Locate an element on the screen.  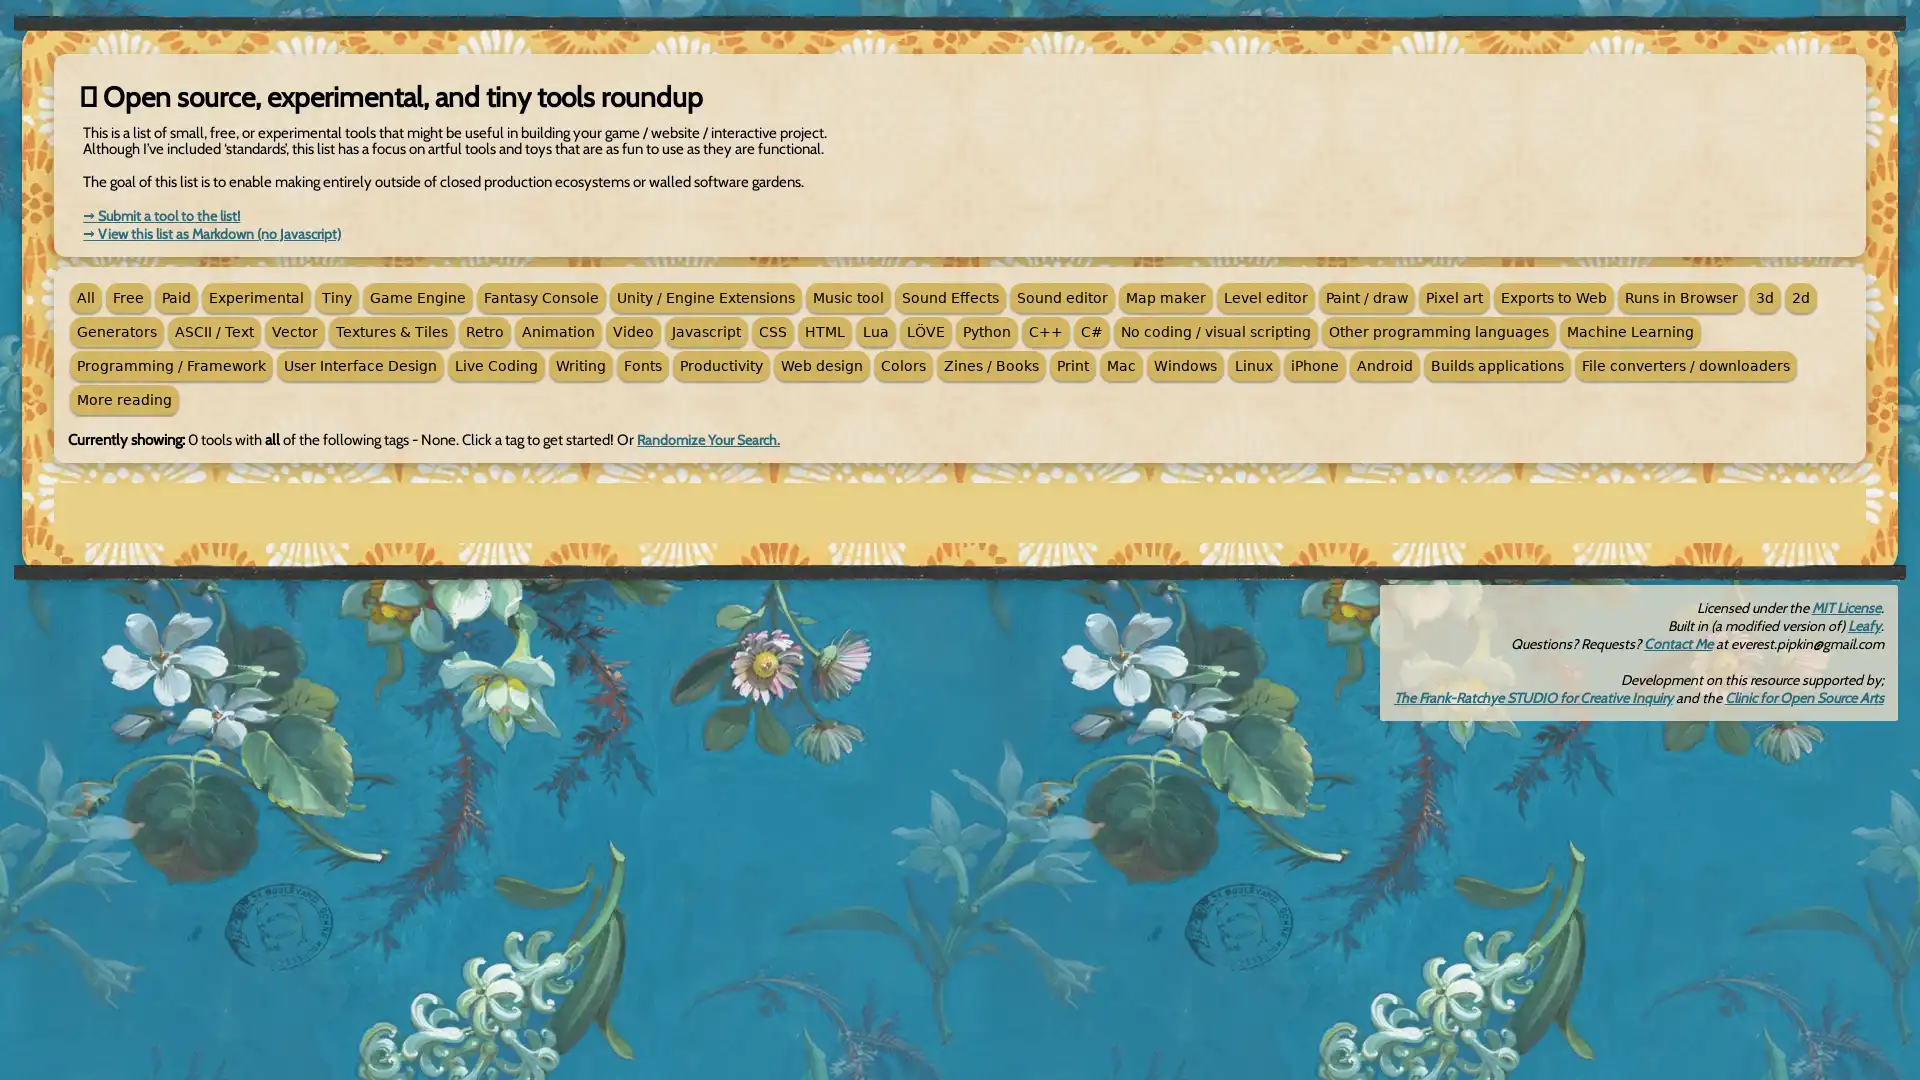
Runs in Browser is located at coordinates (1680, 297).